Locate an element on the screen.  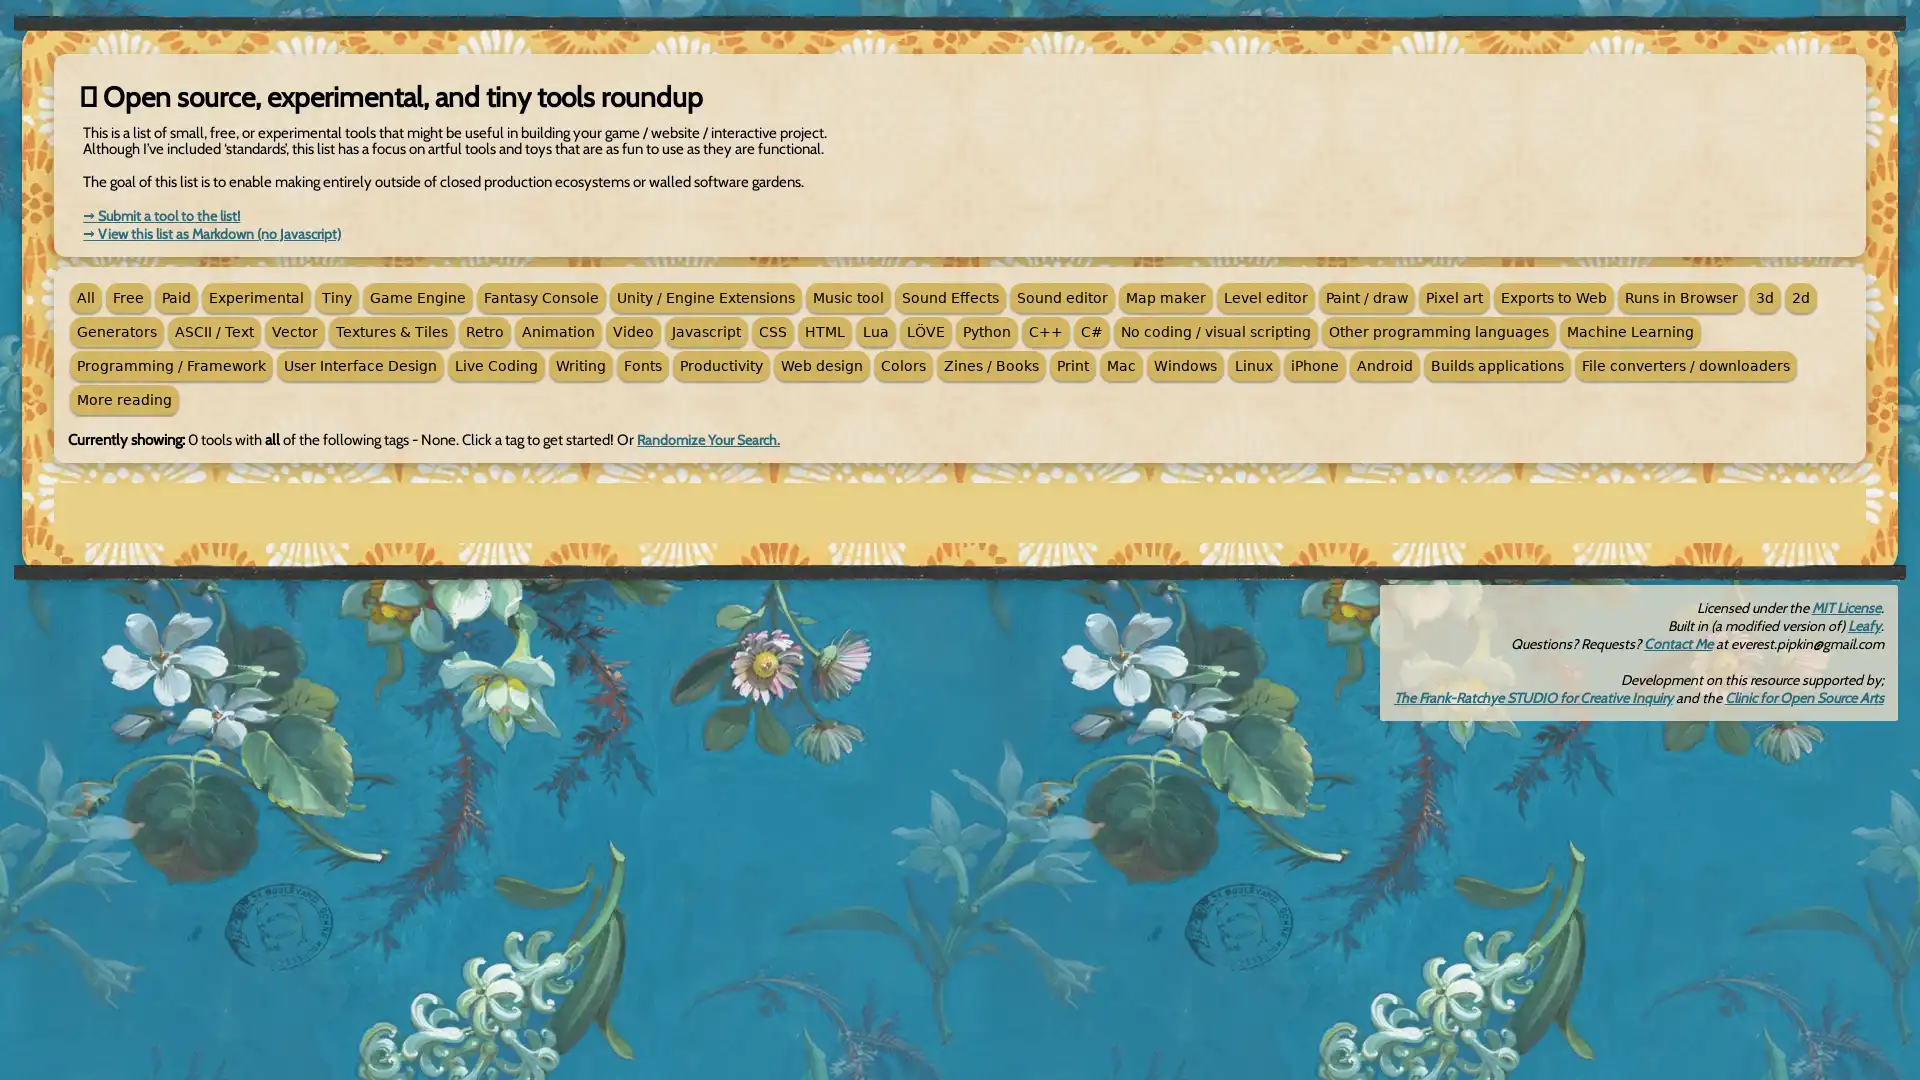
Runs in Browser is located at coordinates (1680, 297).